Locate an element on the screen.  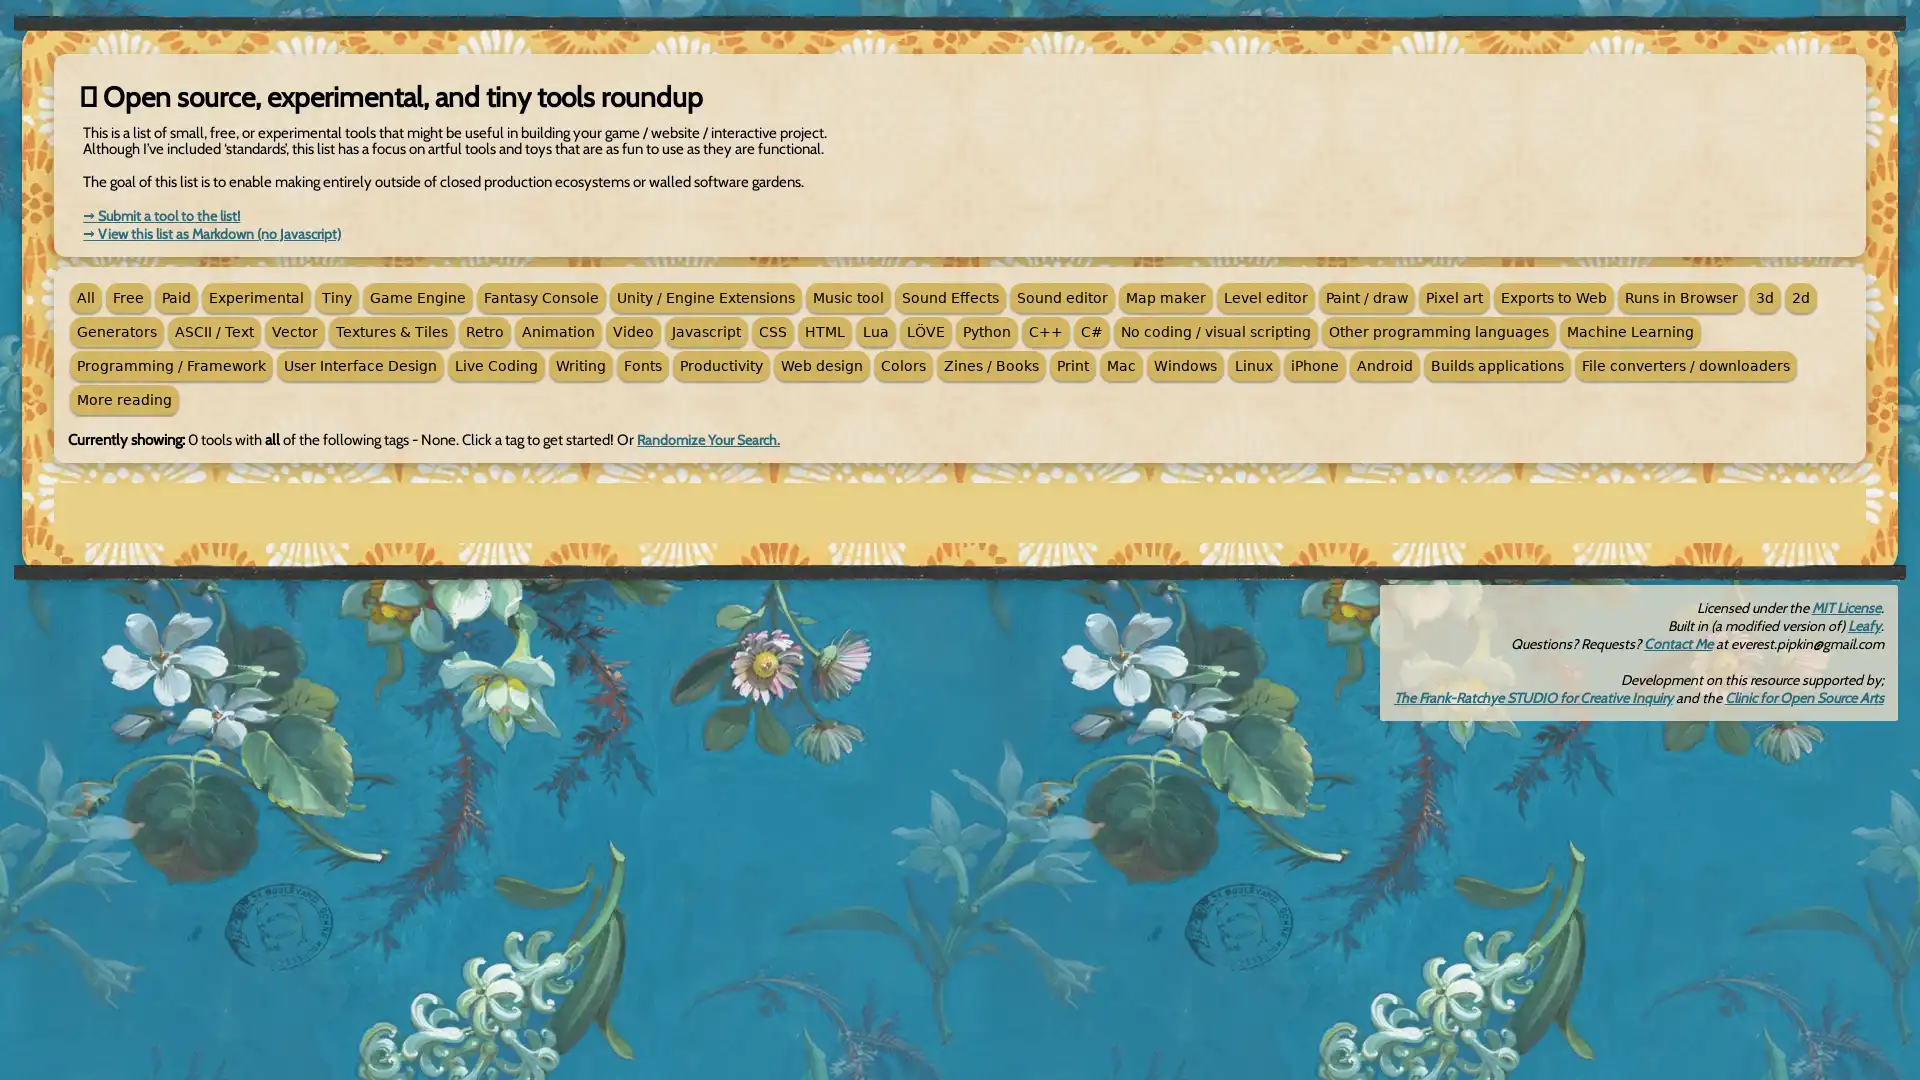
Runs in Browser is located at coordinates (1680, 297).